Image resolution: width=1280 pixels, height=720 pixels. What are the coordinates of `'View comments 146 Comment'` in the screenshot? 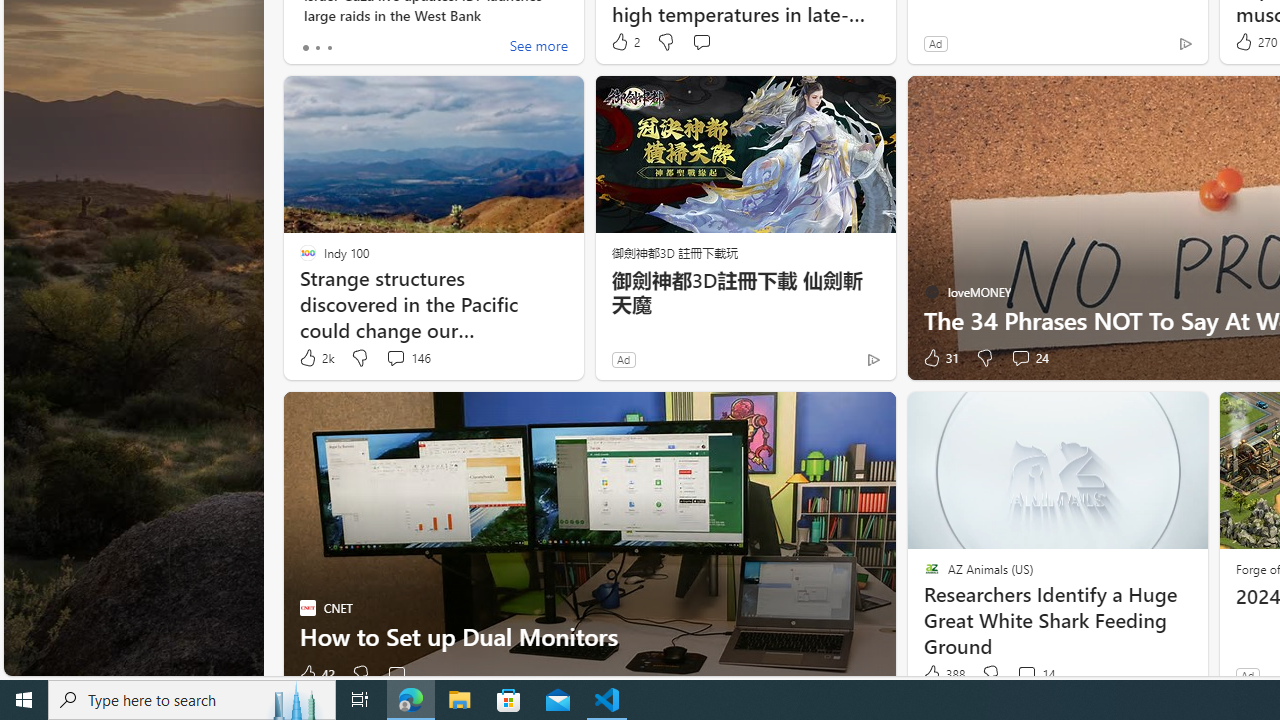 It's located at (407, 357).